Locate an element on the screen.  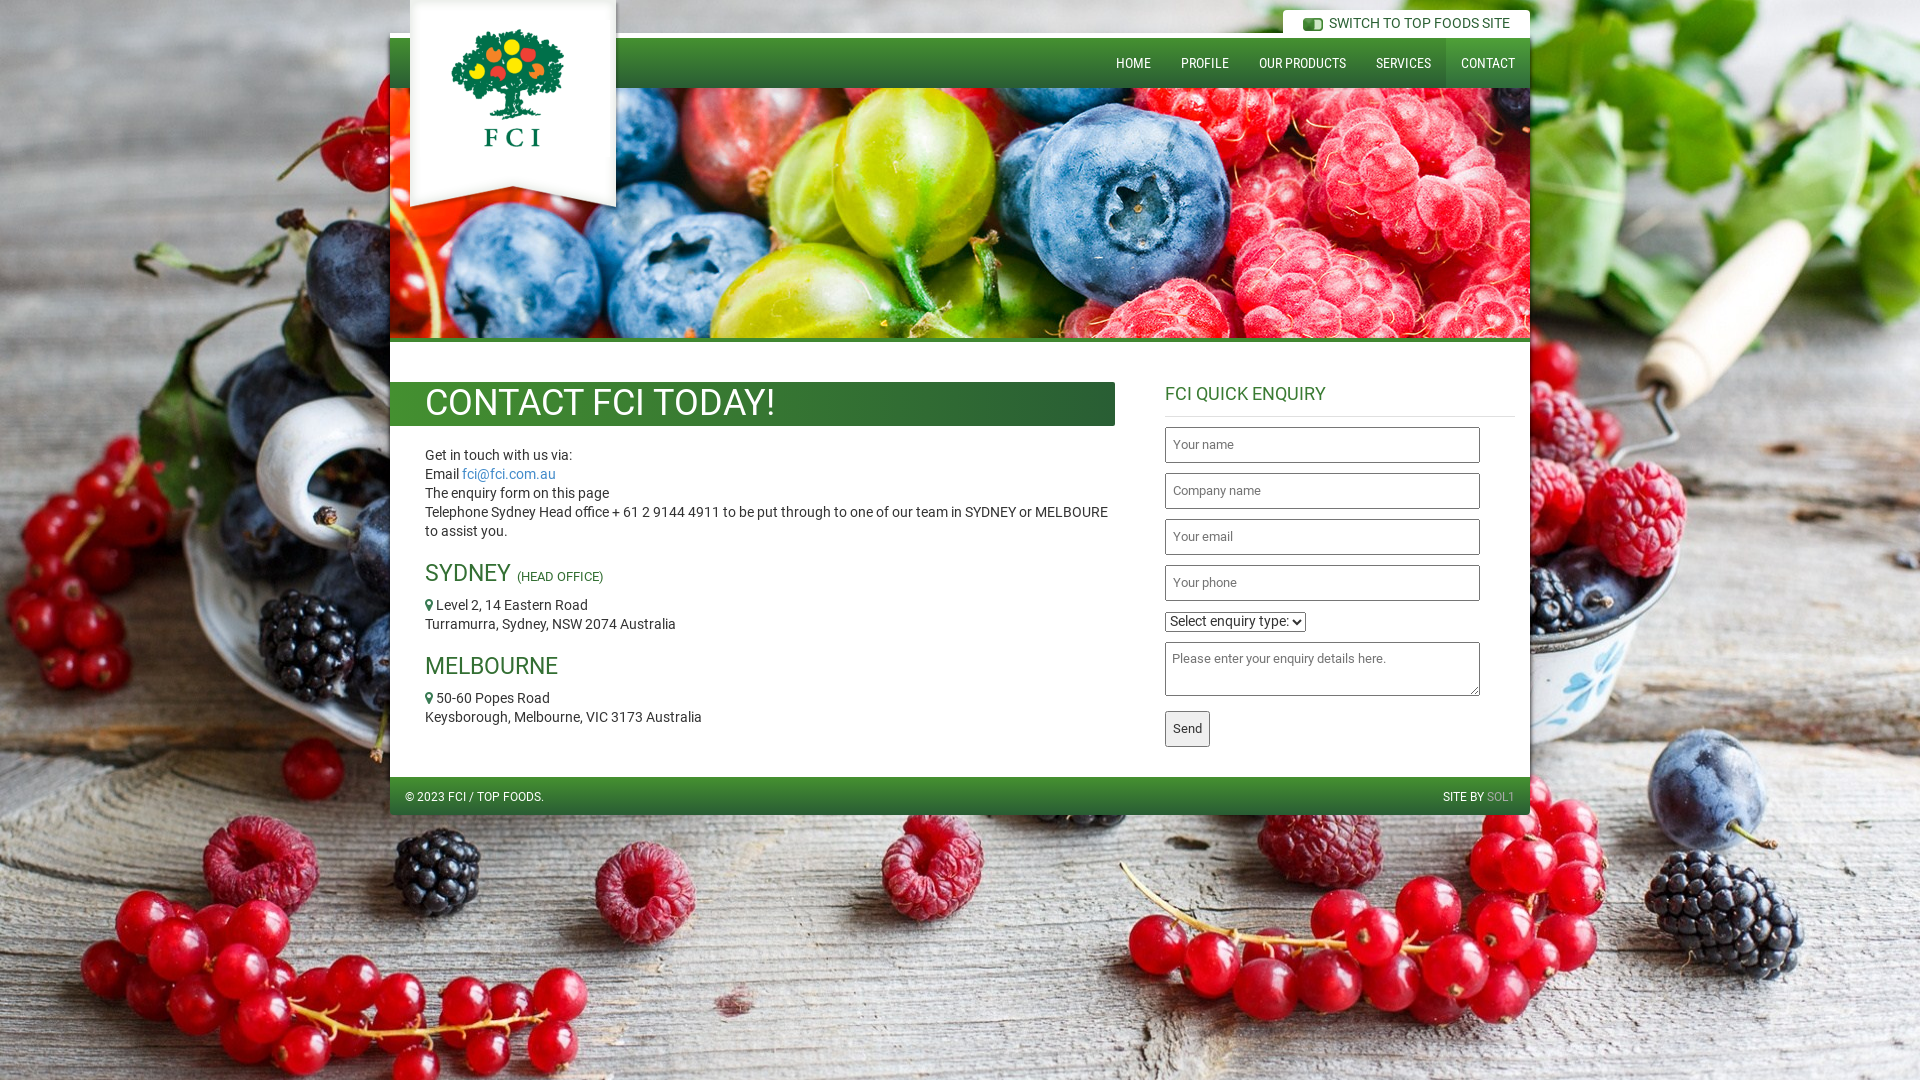
'OUR PRODUCTS' is located at coordinates (1302, 61).